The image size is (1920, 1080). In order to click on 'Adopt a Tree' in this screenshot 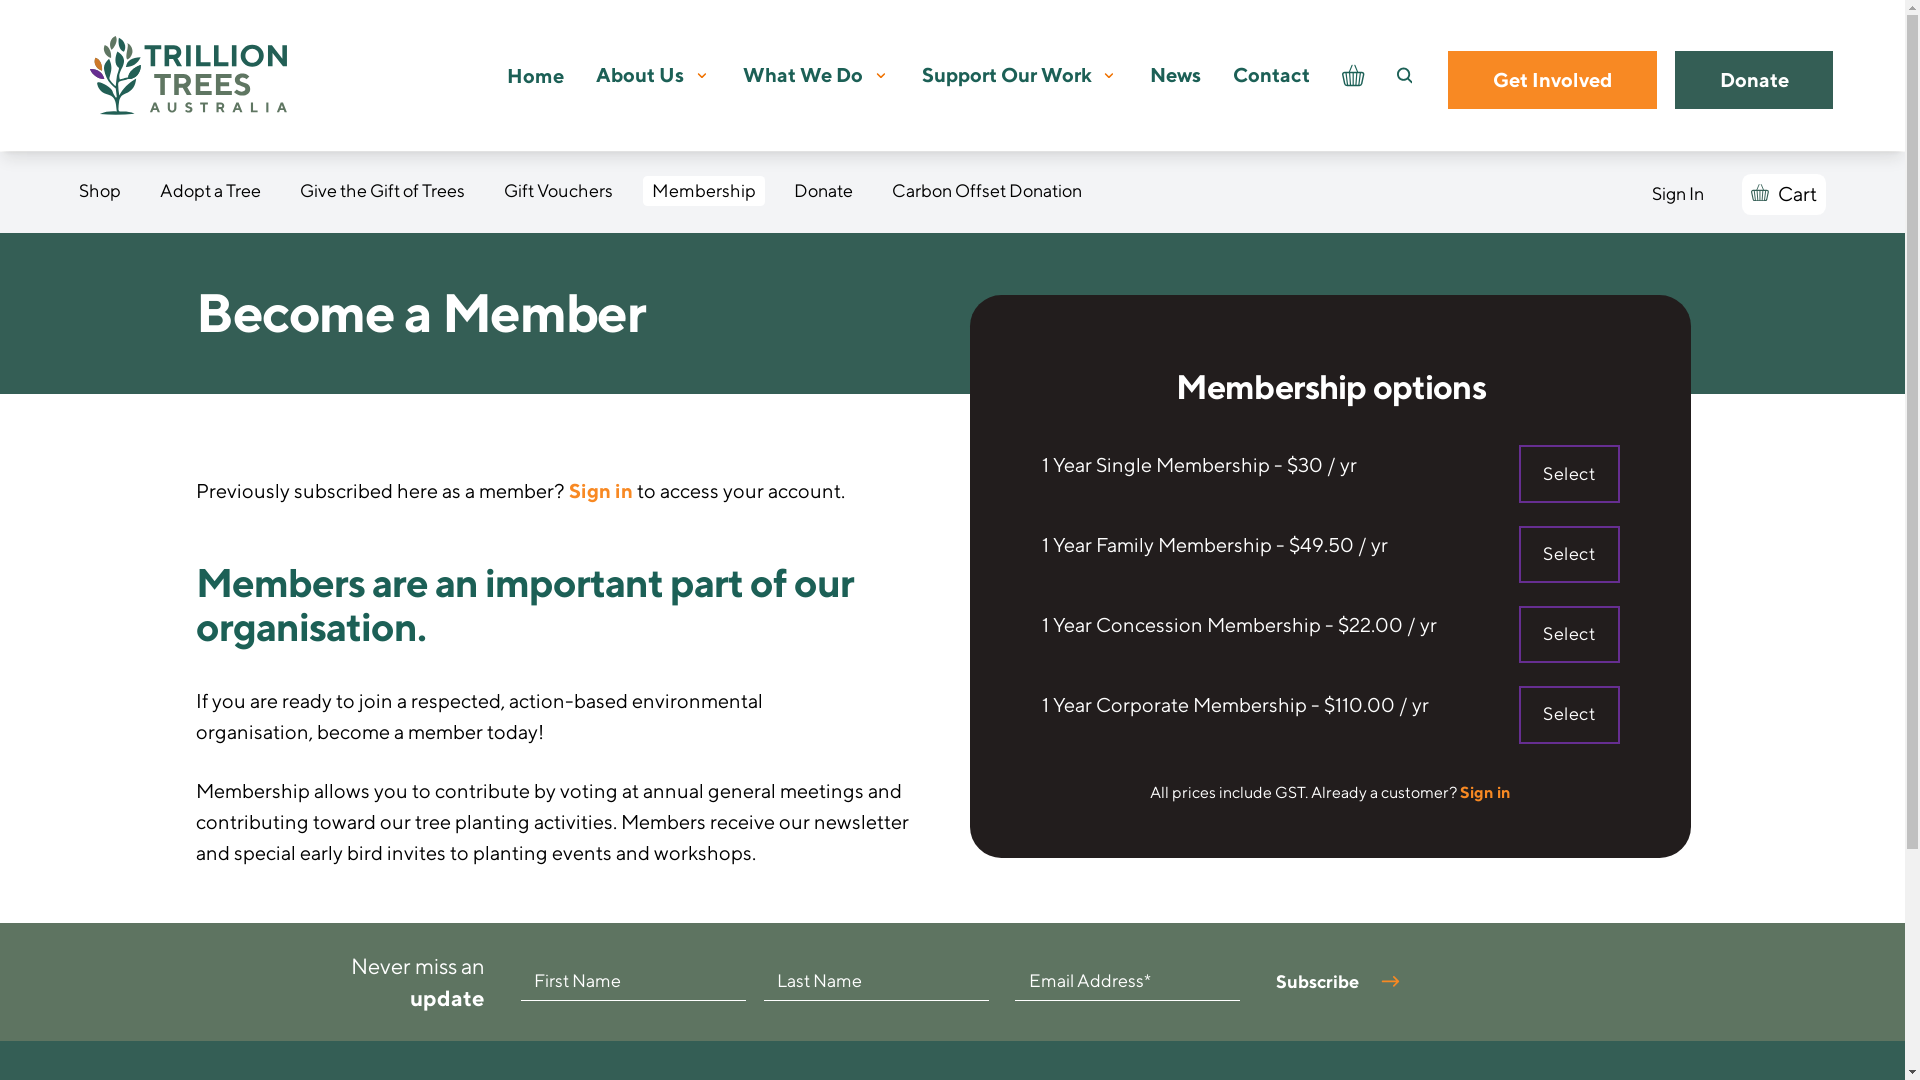, I will do `click(210, 191)`.